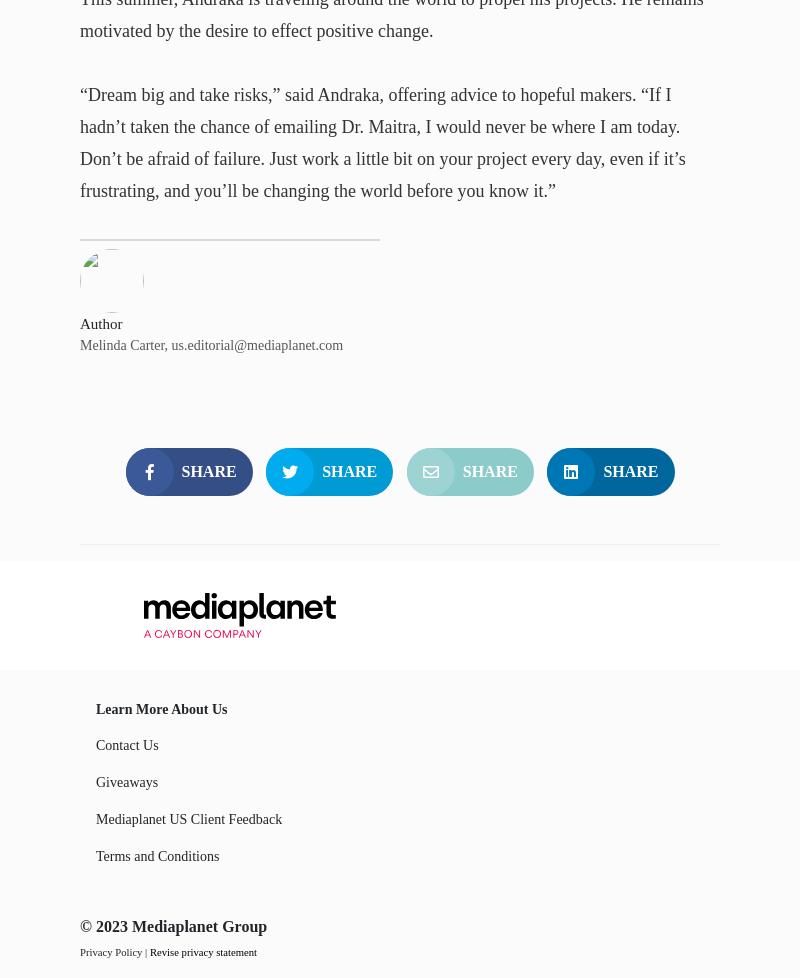 The image size is (800, 978). I want to click on 'Learn More About Us', so click(161, 708).